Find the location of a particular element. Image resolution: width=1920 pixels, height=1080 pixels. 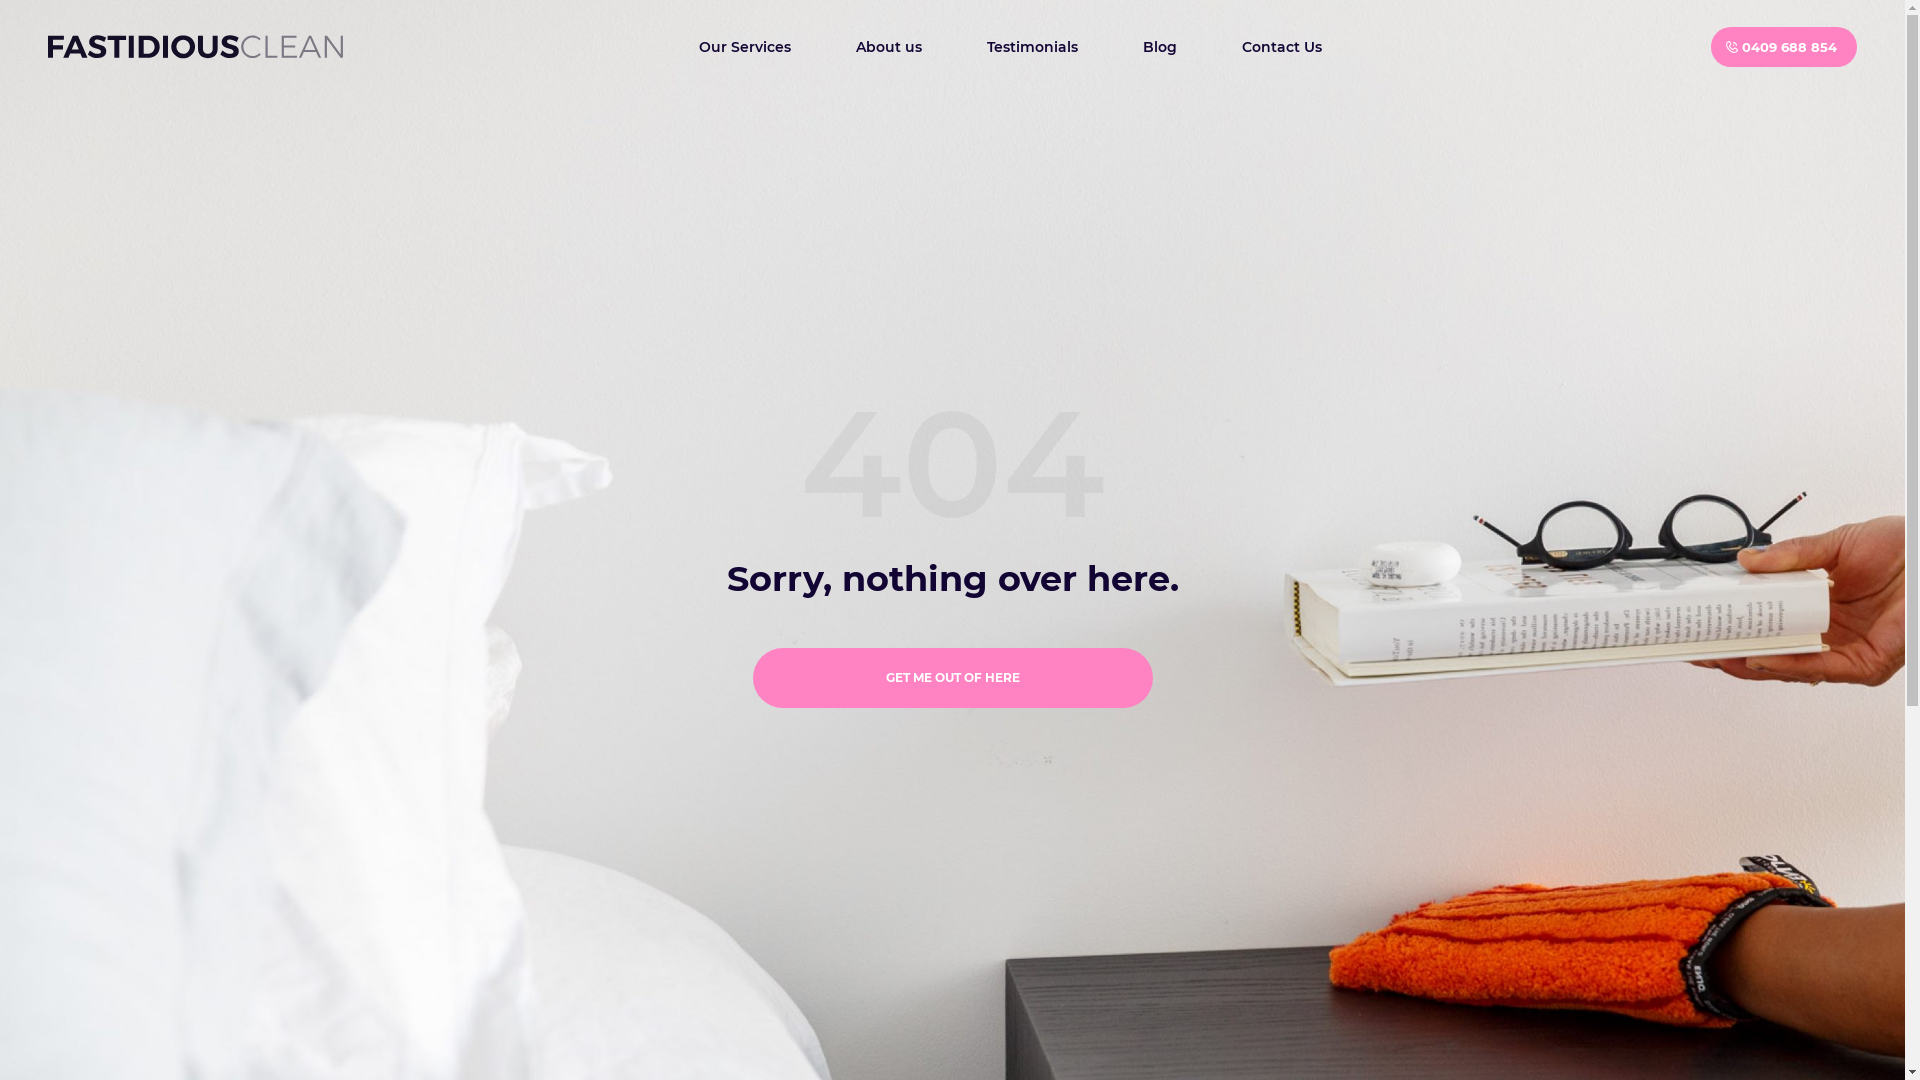

'GET ME OUT OF HERE' is located at coordinates (950, 677).